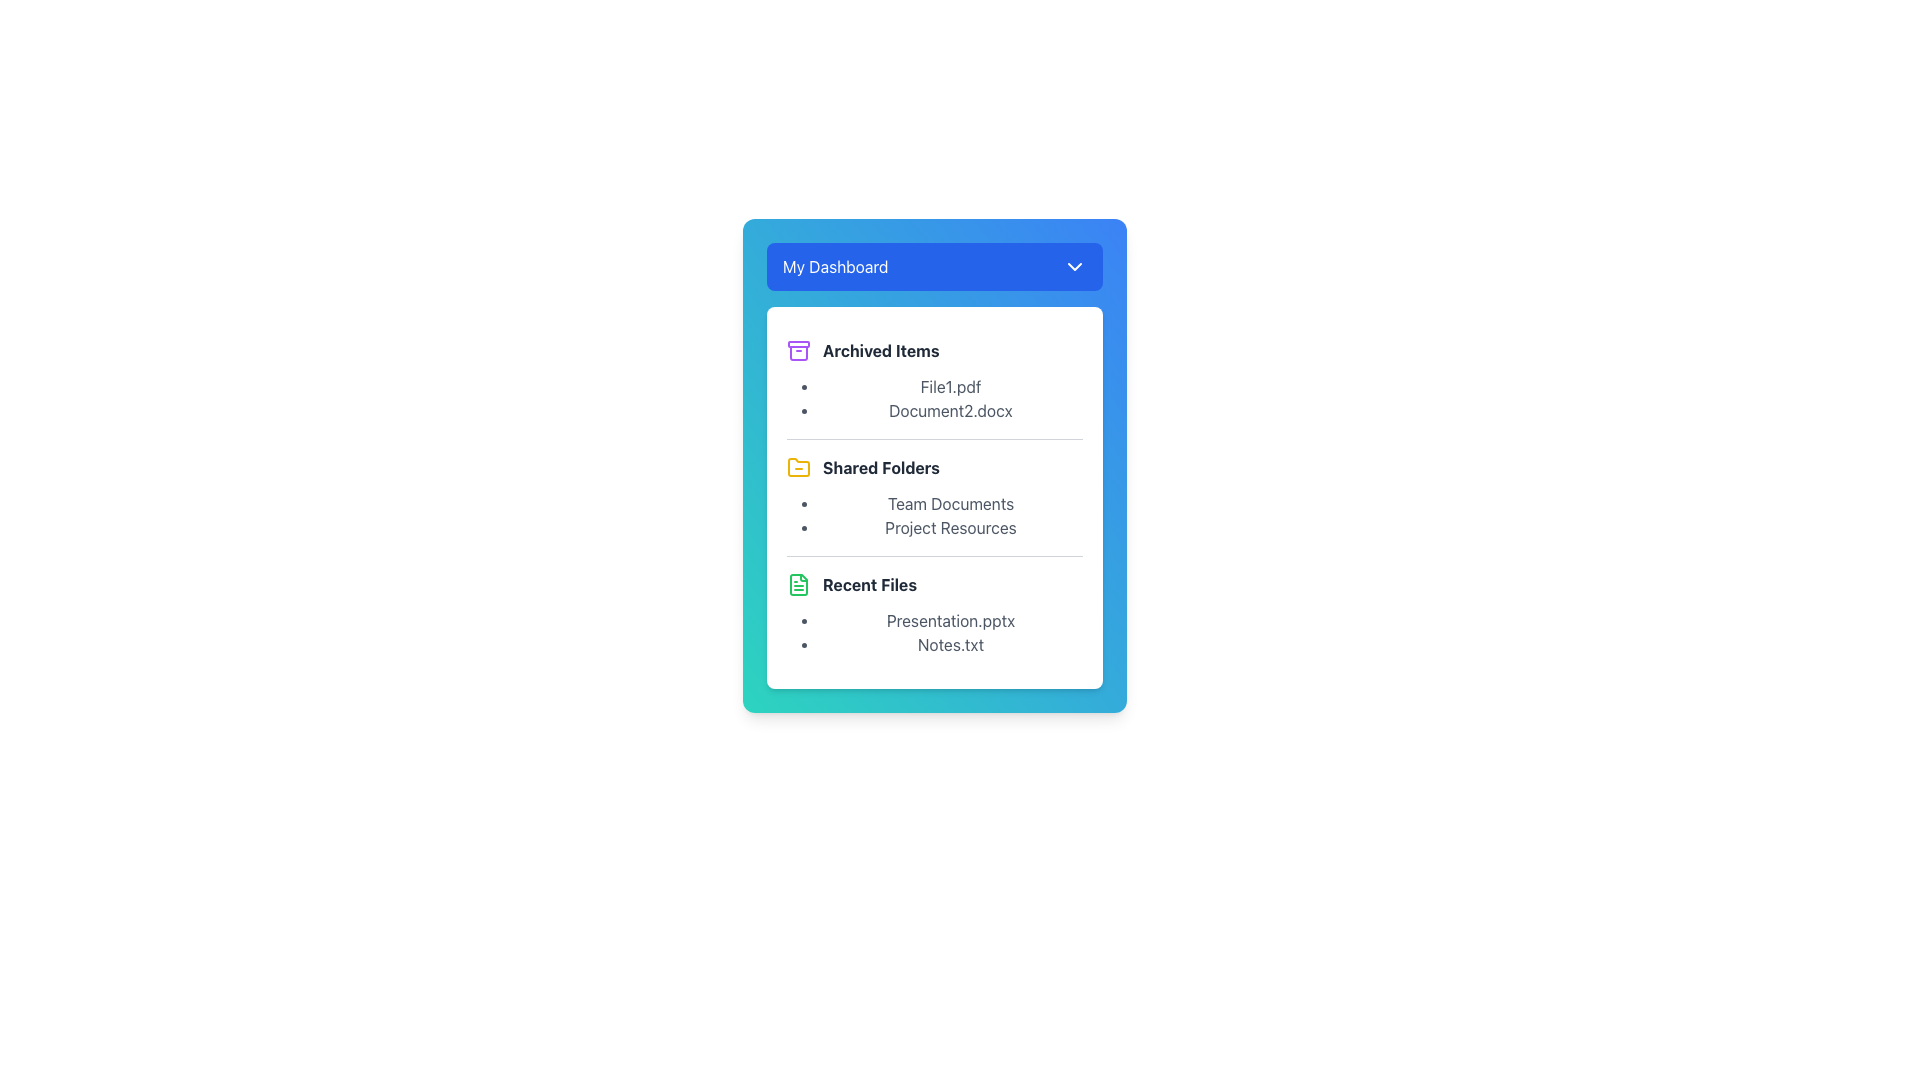  What do you see at coordinates (934, 350) in the screenshot?
I see `the 'Archived Items' label with a purple archive box icon, which is the first item in a vertical list and visually set apart within its section` at bounding box center [934, 350].